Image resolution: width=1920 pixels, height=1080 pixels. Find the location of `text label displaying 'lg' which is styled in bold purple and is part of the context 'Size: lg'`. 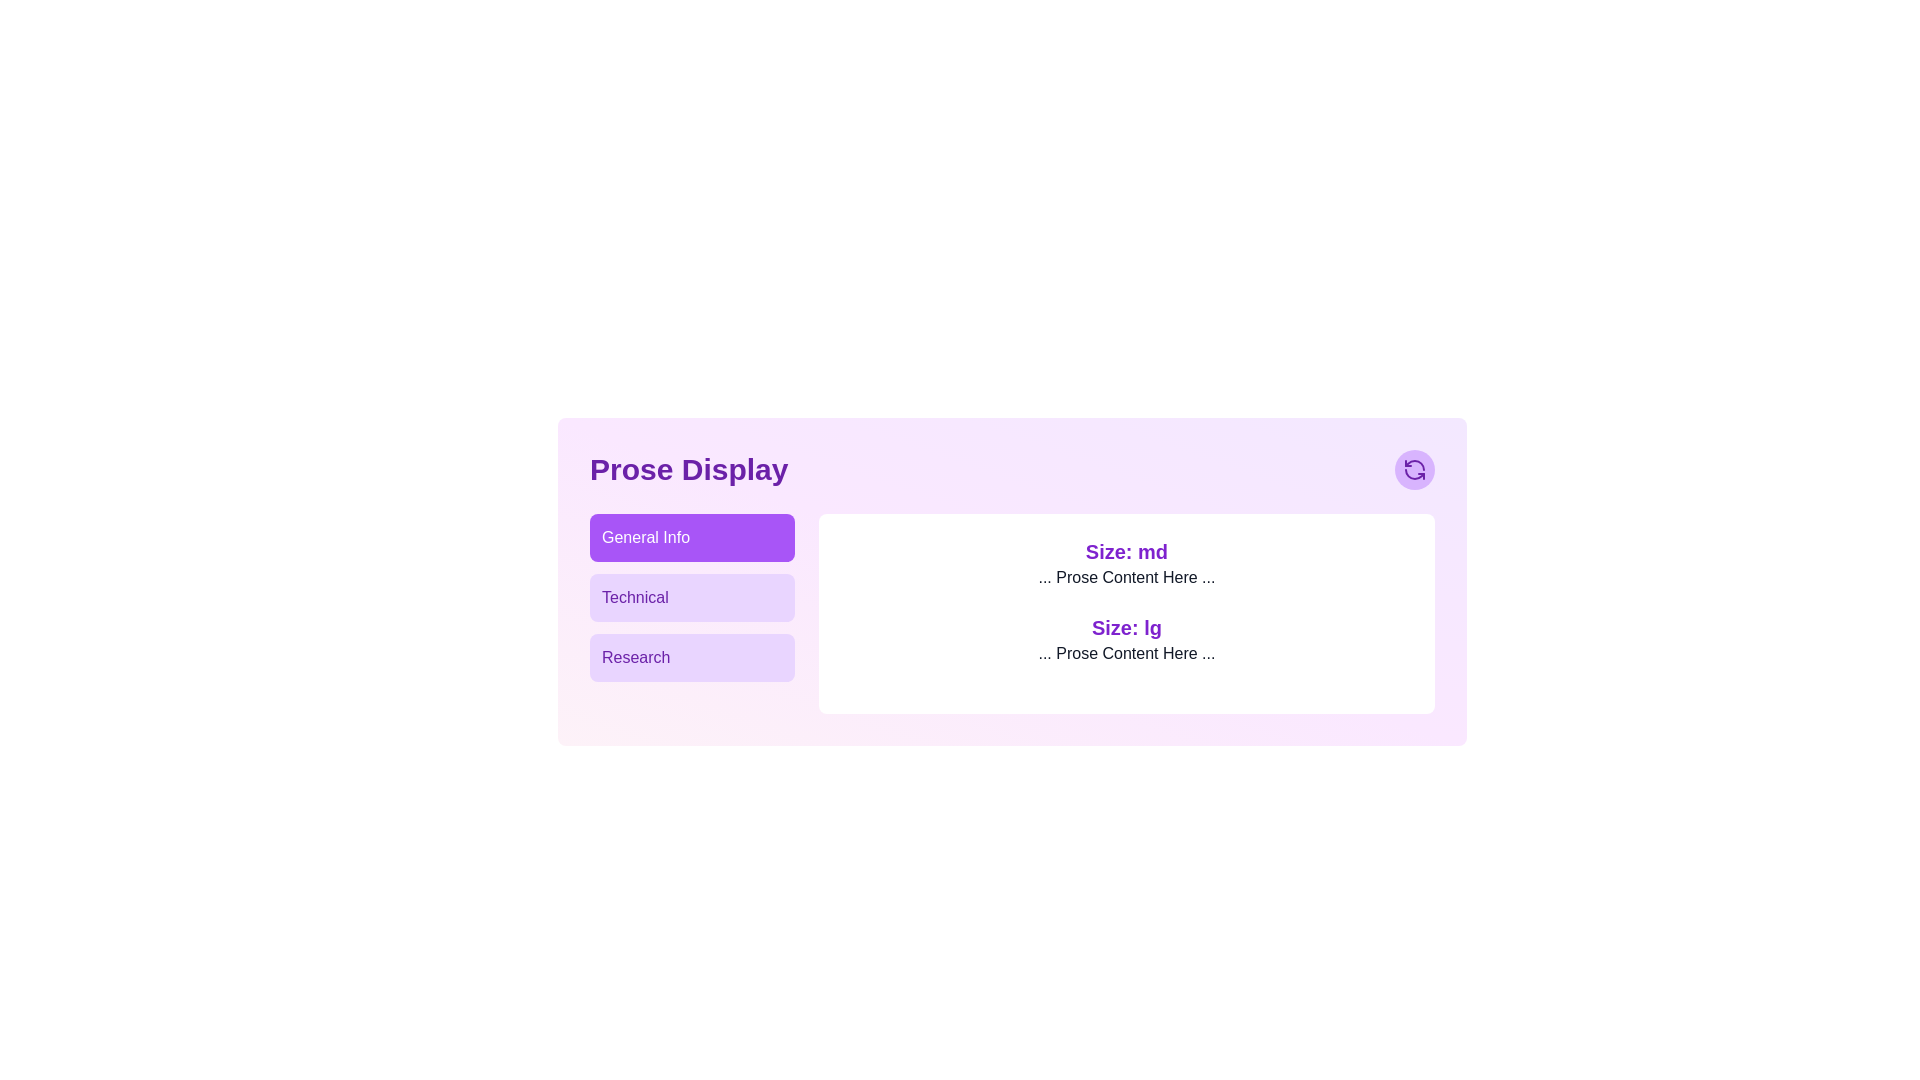

text label displaying 'lg' which is styled in bold purple and is part of the context 'Size: lg' is located at coordinates (1153, 627).